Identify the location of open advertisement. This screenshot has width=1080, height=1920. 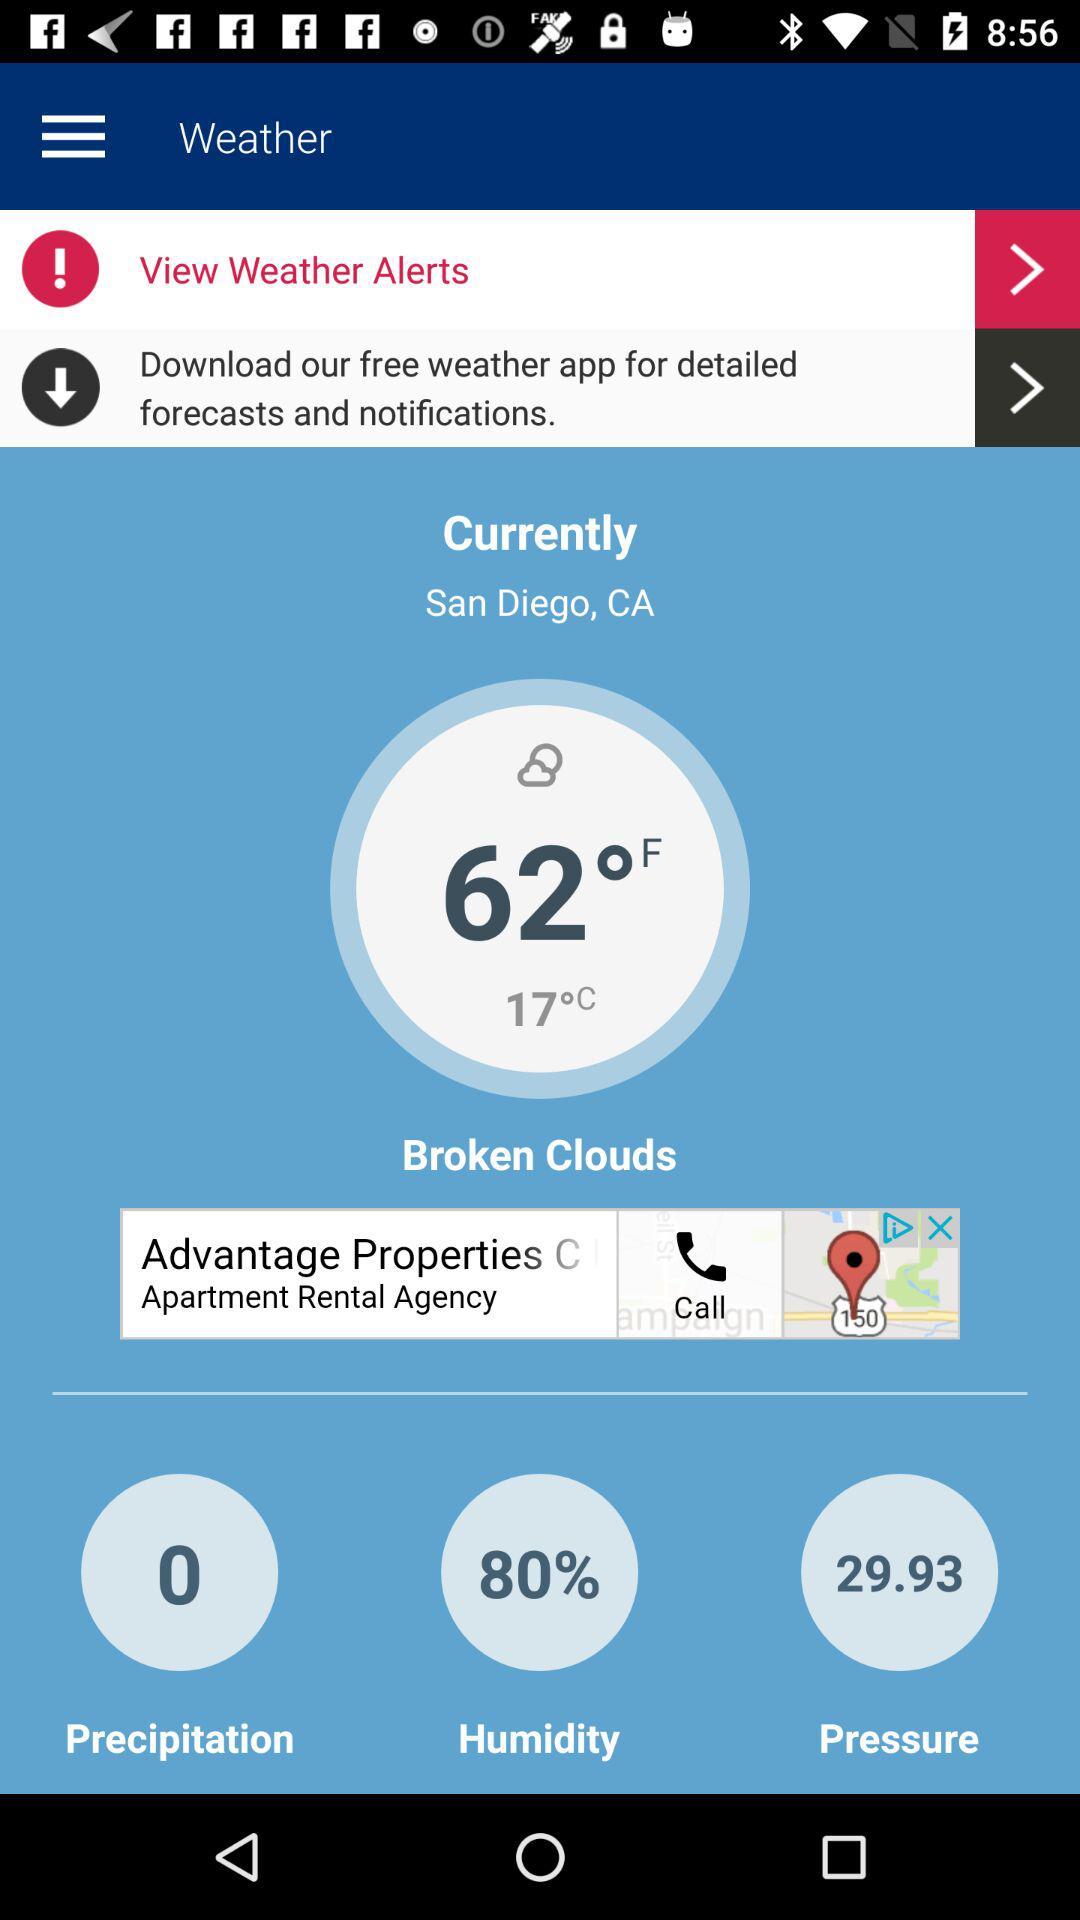
(540, 1272).